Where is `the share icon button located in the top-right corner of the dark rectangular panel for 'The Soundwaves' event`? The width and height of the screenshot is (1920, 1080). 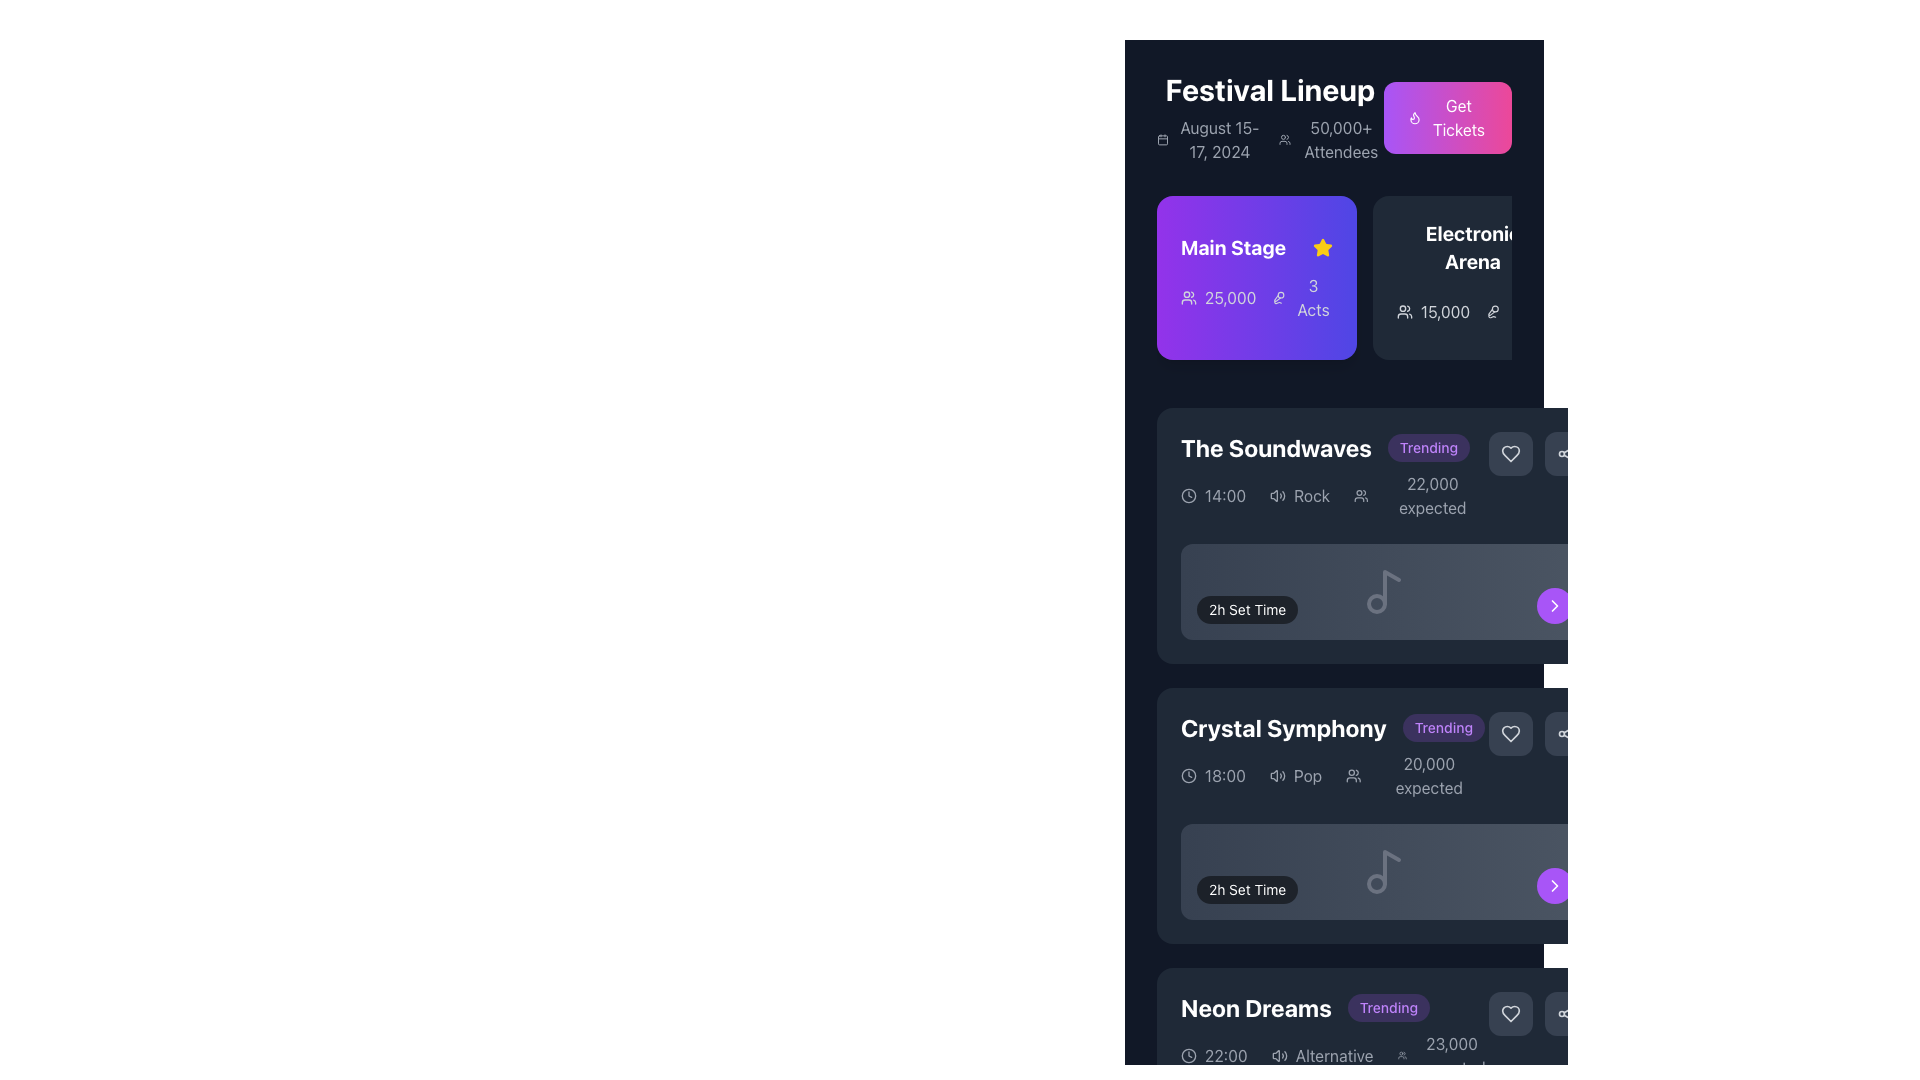
the share icon button located in the top-right corner of the dark rectangular panel for 'The Soundwaves' event is located at coordinates (1565, 454).